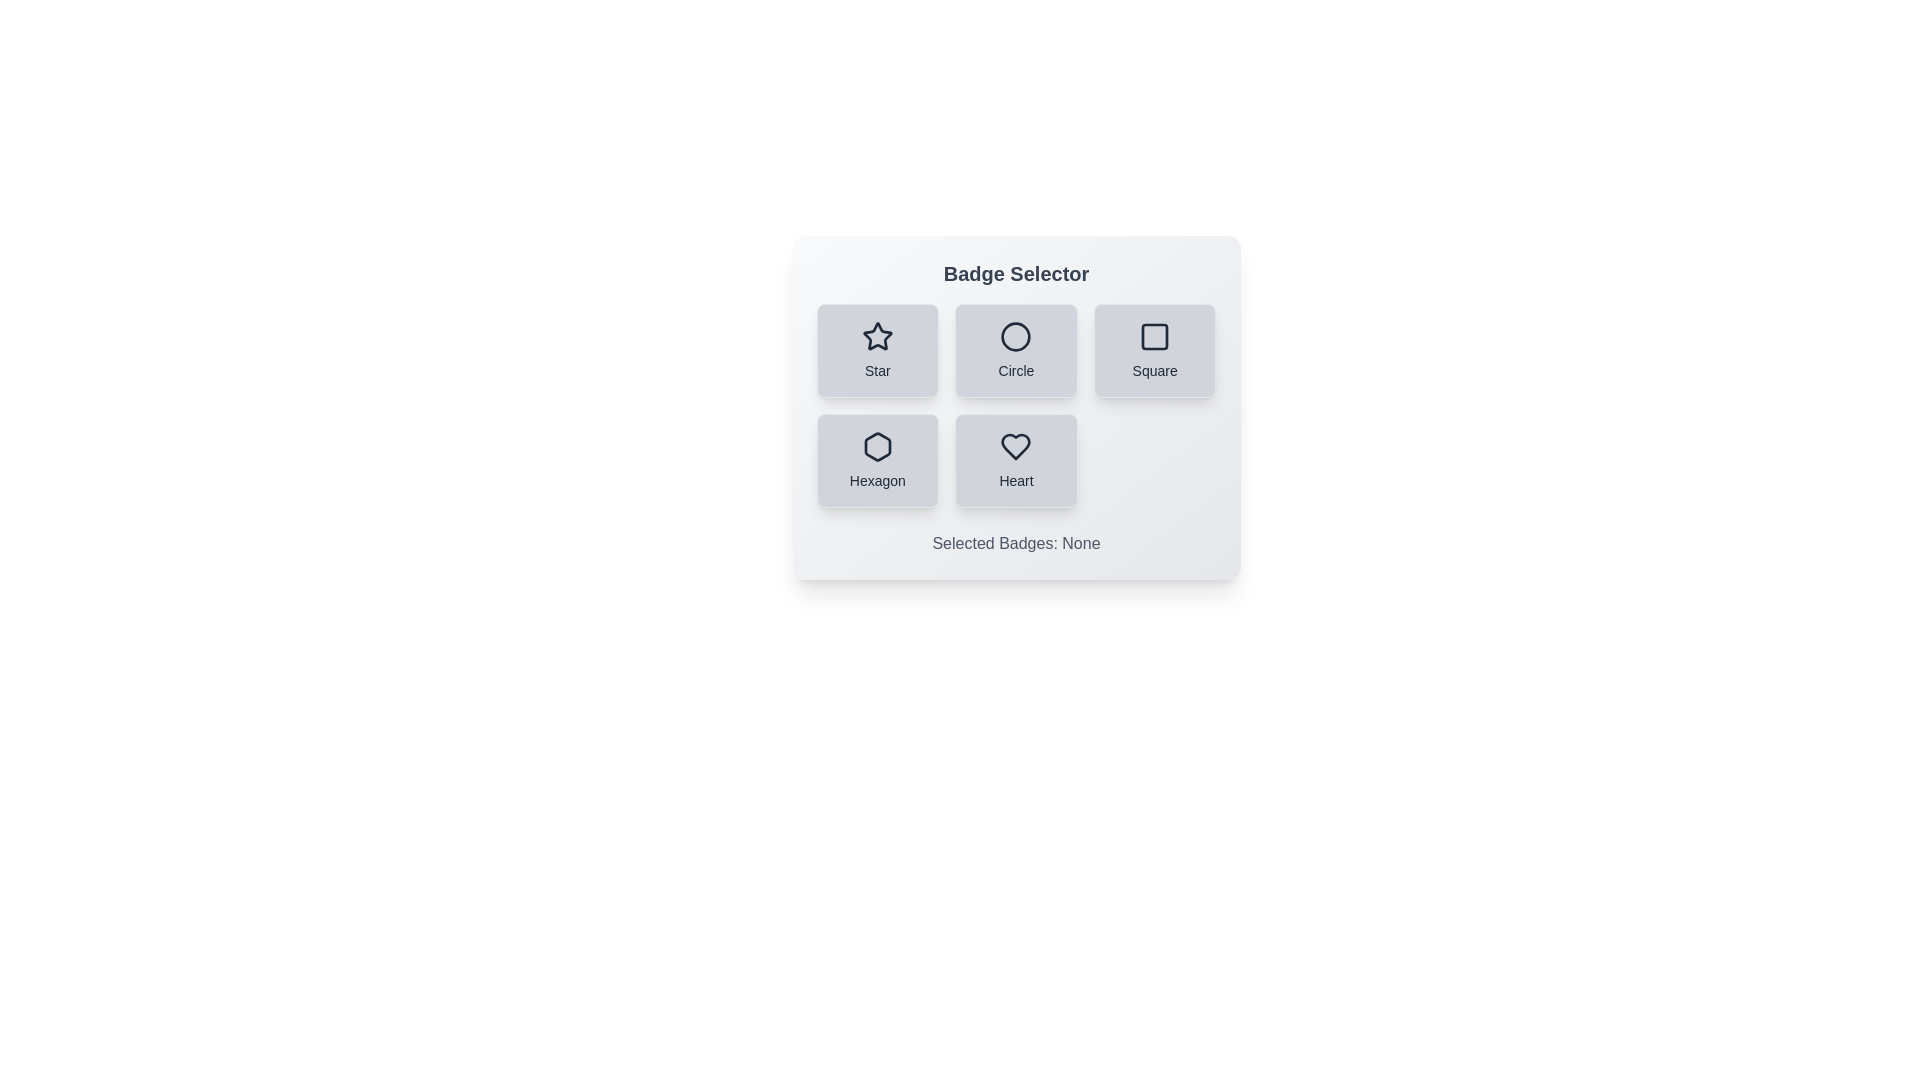 This screenshot has height=1080, width=1920. What do you see at coordinates (1016, 350) in the screenshot?
I see `the badge button labeled Circle to observe its visual feedback` at bounding box center [1016, 350].